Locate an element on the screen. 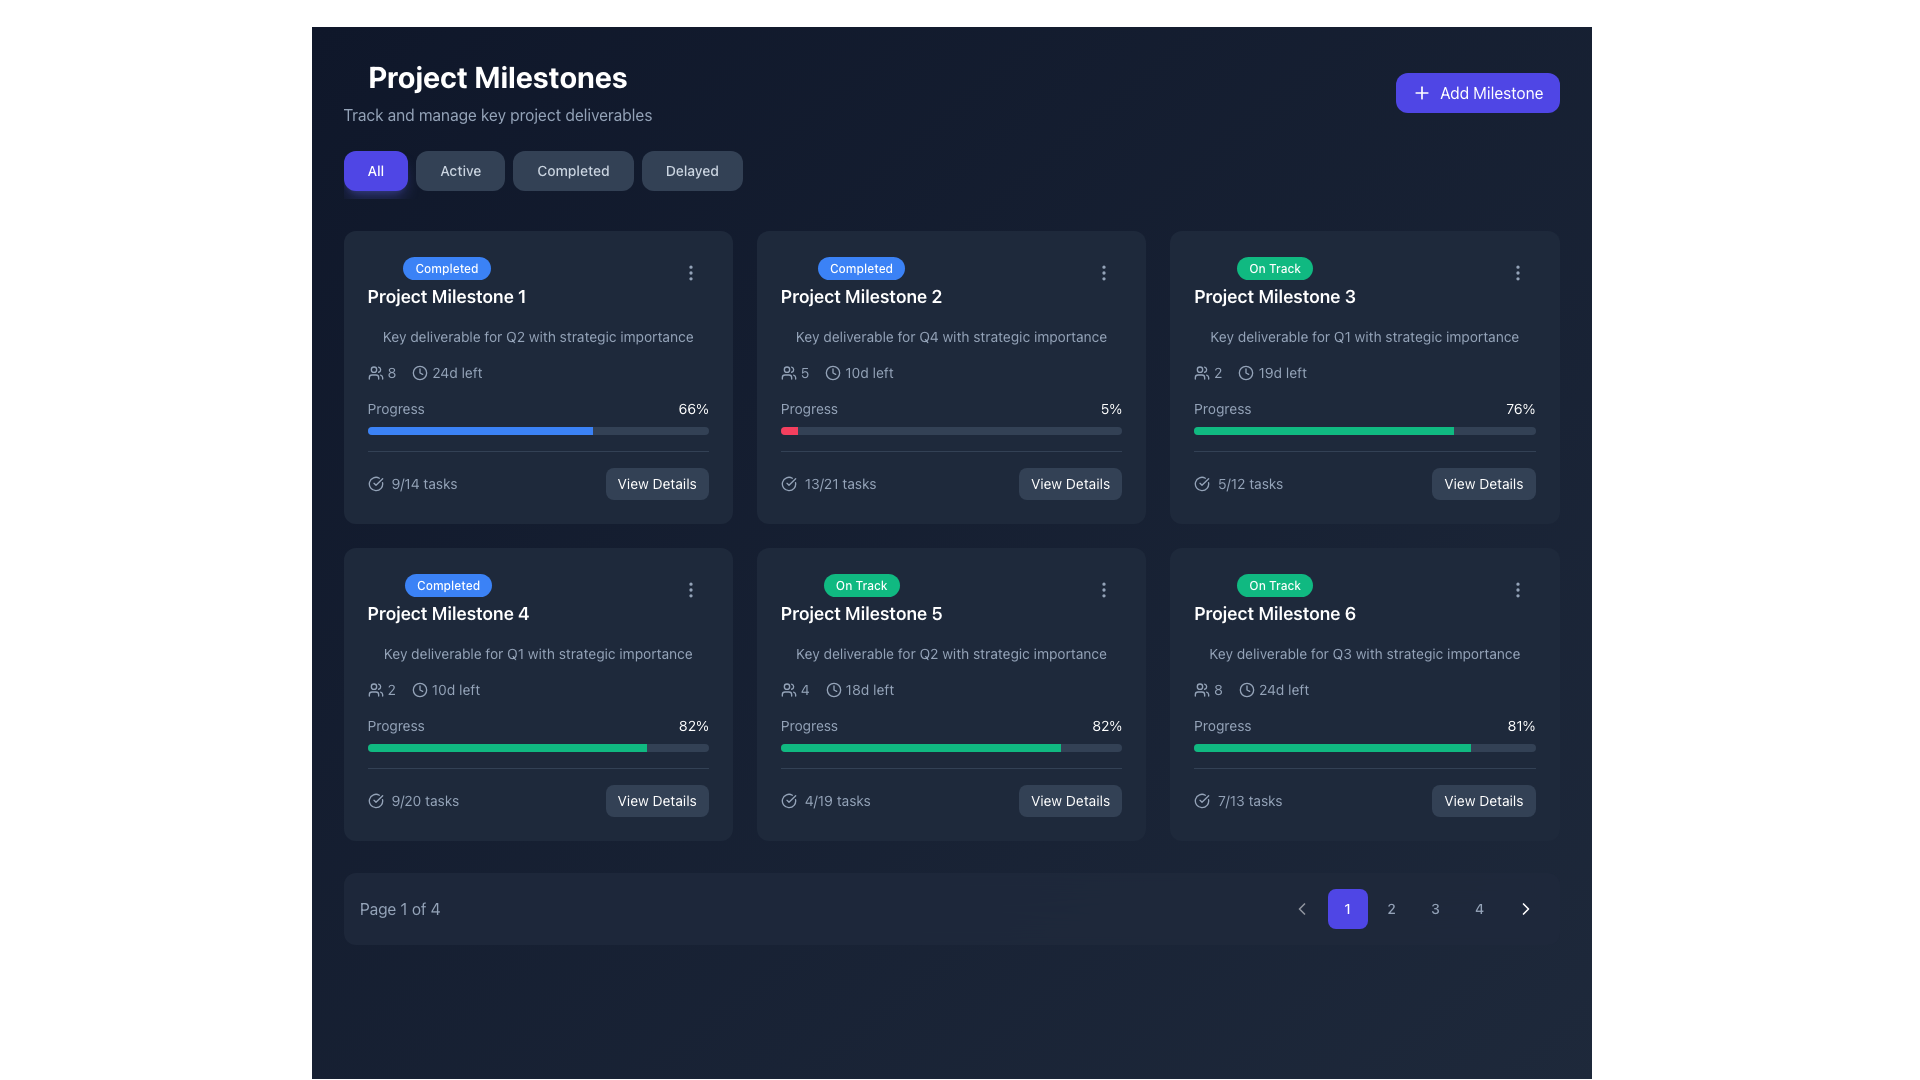  the circular checkmark icon within the 'Project Milestone 6' card, which features an outline design and is located adjacent to the '7/13 tasks' text is located at coordinates (1201, 800).